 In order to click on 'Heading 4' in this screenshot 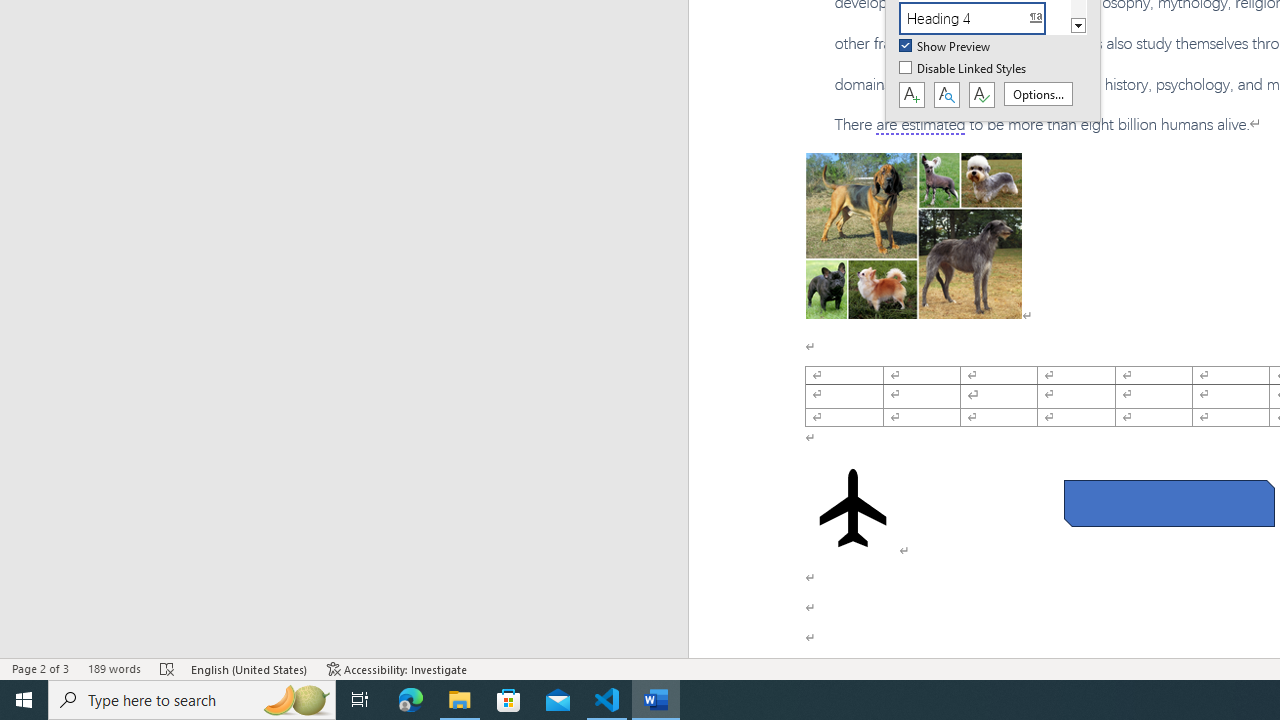, I will do `click(984, 18)`.